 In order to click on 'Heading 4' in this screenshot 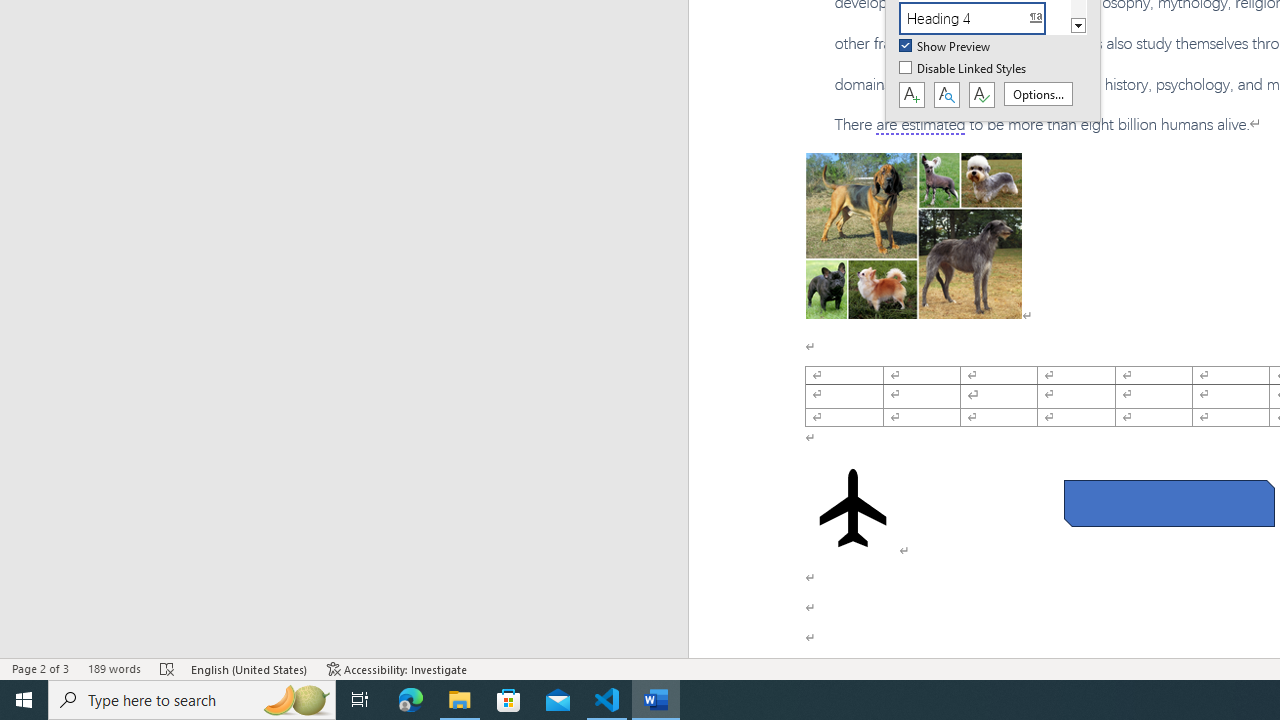, I will do `click(984, 18)`.